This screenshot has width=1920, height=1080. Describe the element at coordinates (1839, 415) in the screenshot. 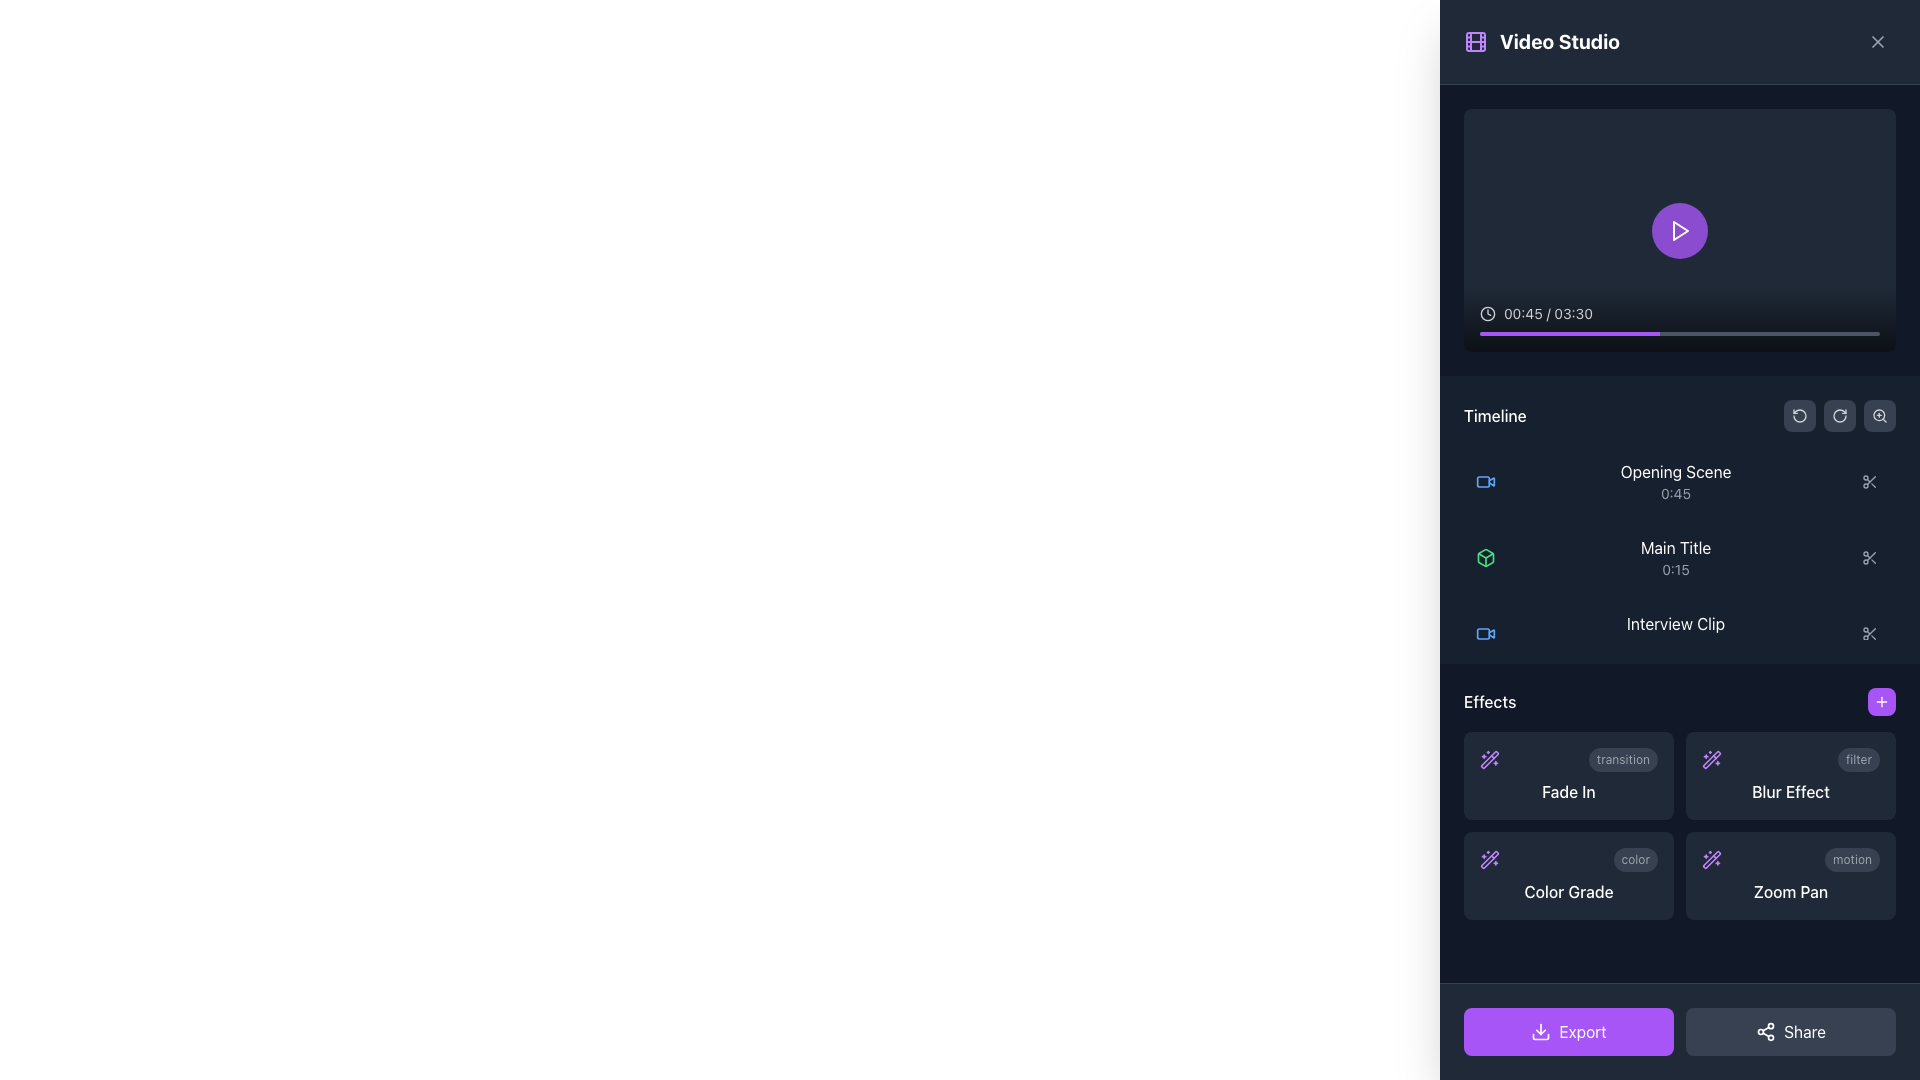

I see `the button with a circular arrow icon located in the middle section of the right sidebar, which is the second button in a sequence of three` at that location.